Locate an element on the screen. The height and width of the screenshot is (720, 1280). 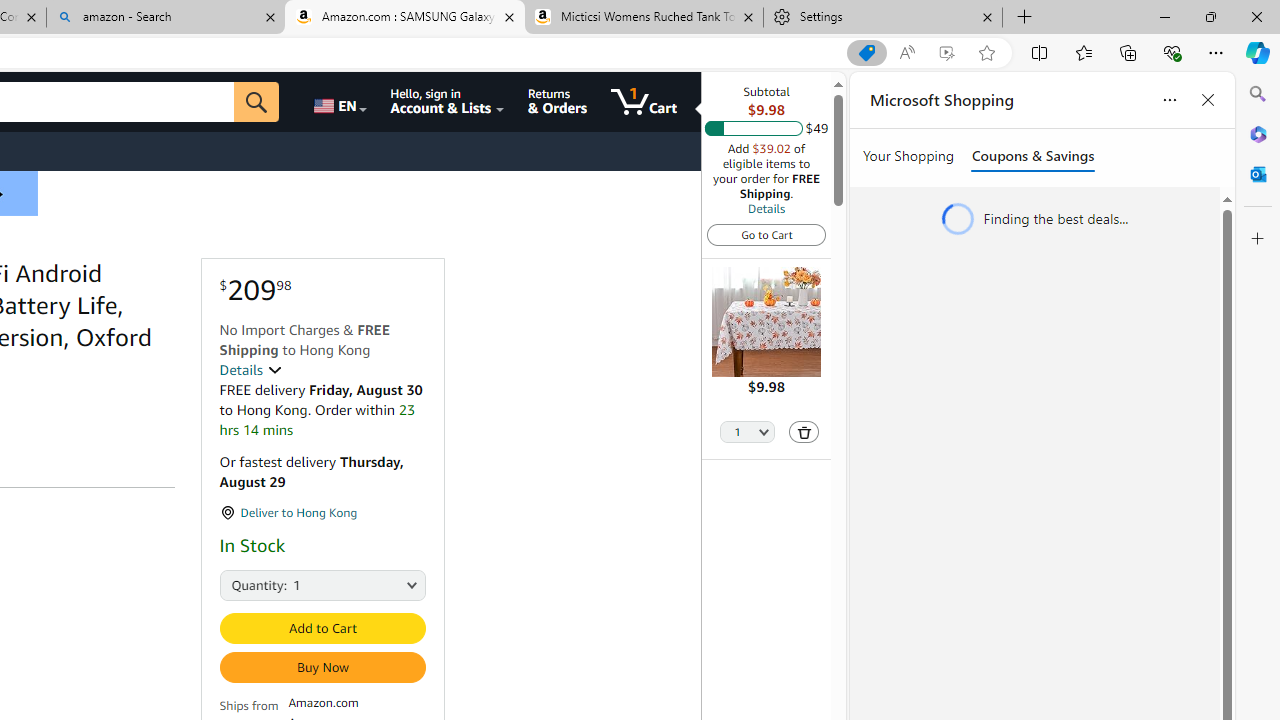
'Choose a language for shopping.' is located at coordinates (339, 101).